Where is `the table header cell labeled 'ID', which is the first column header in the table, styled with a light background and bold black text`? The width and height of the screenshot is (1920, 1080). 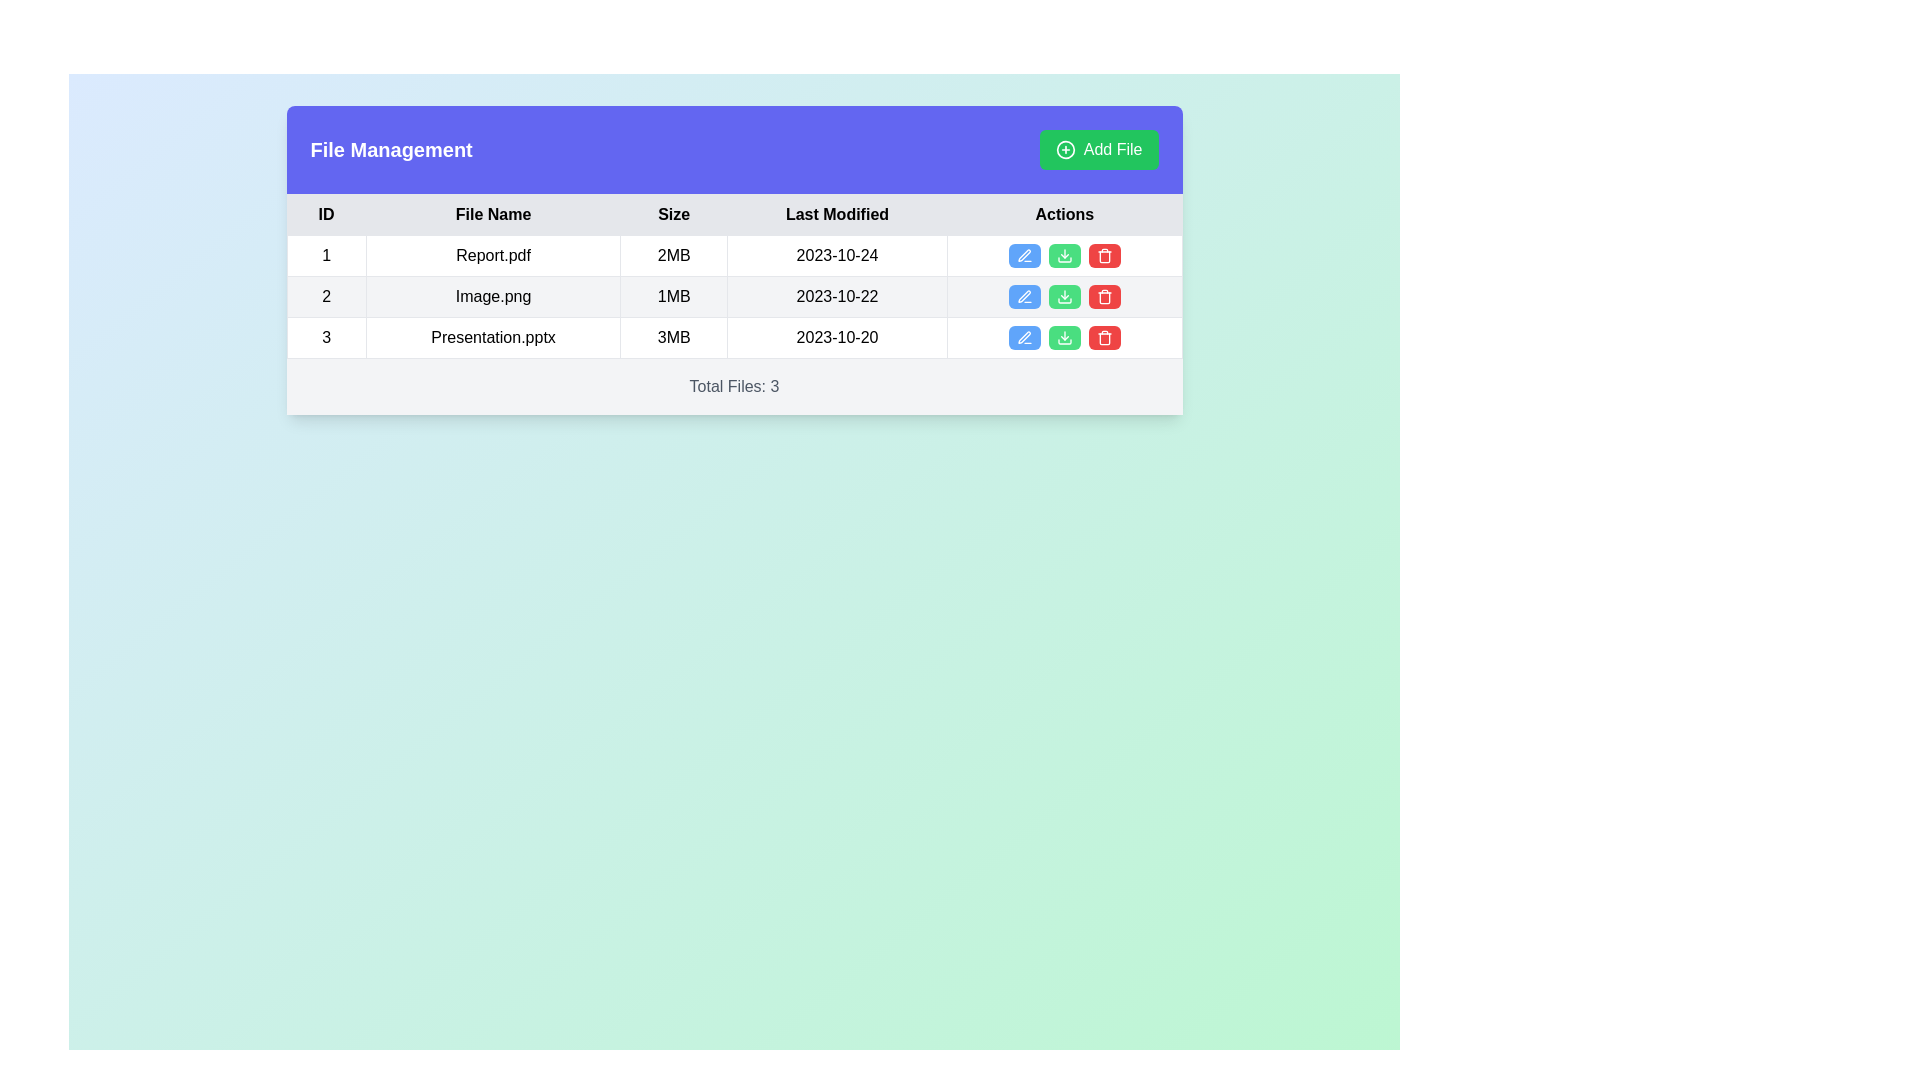
the table header cell labeled 'ID', which is the first column header in the table, styled with a light background and bold black text is located at coordinates (326, 215).